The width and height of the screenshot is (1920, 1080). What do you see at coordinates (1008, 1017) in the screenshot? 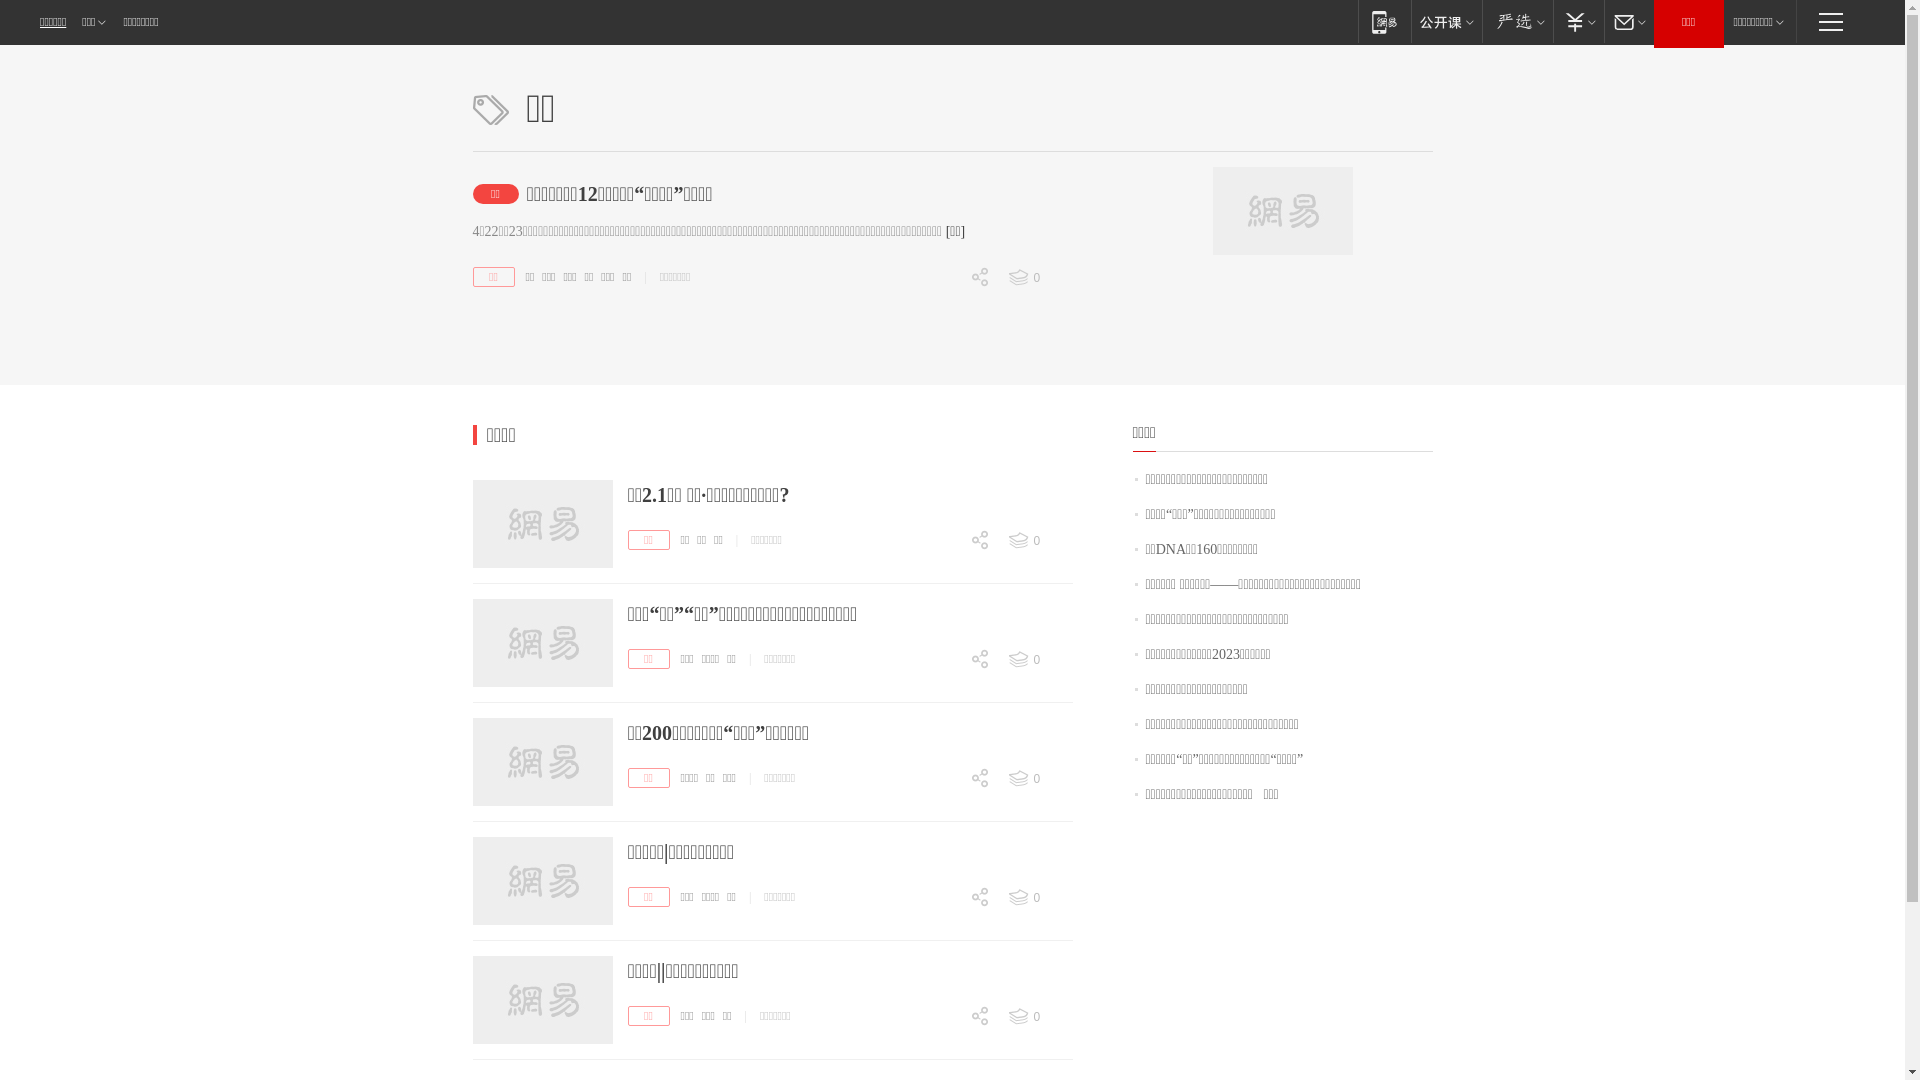
I see `'0'` at bounding box center [1008, 1017].